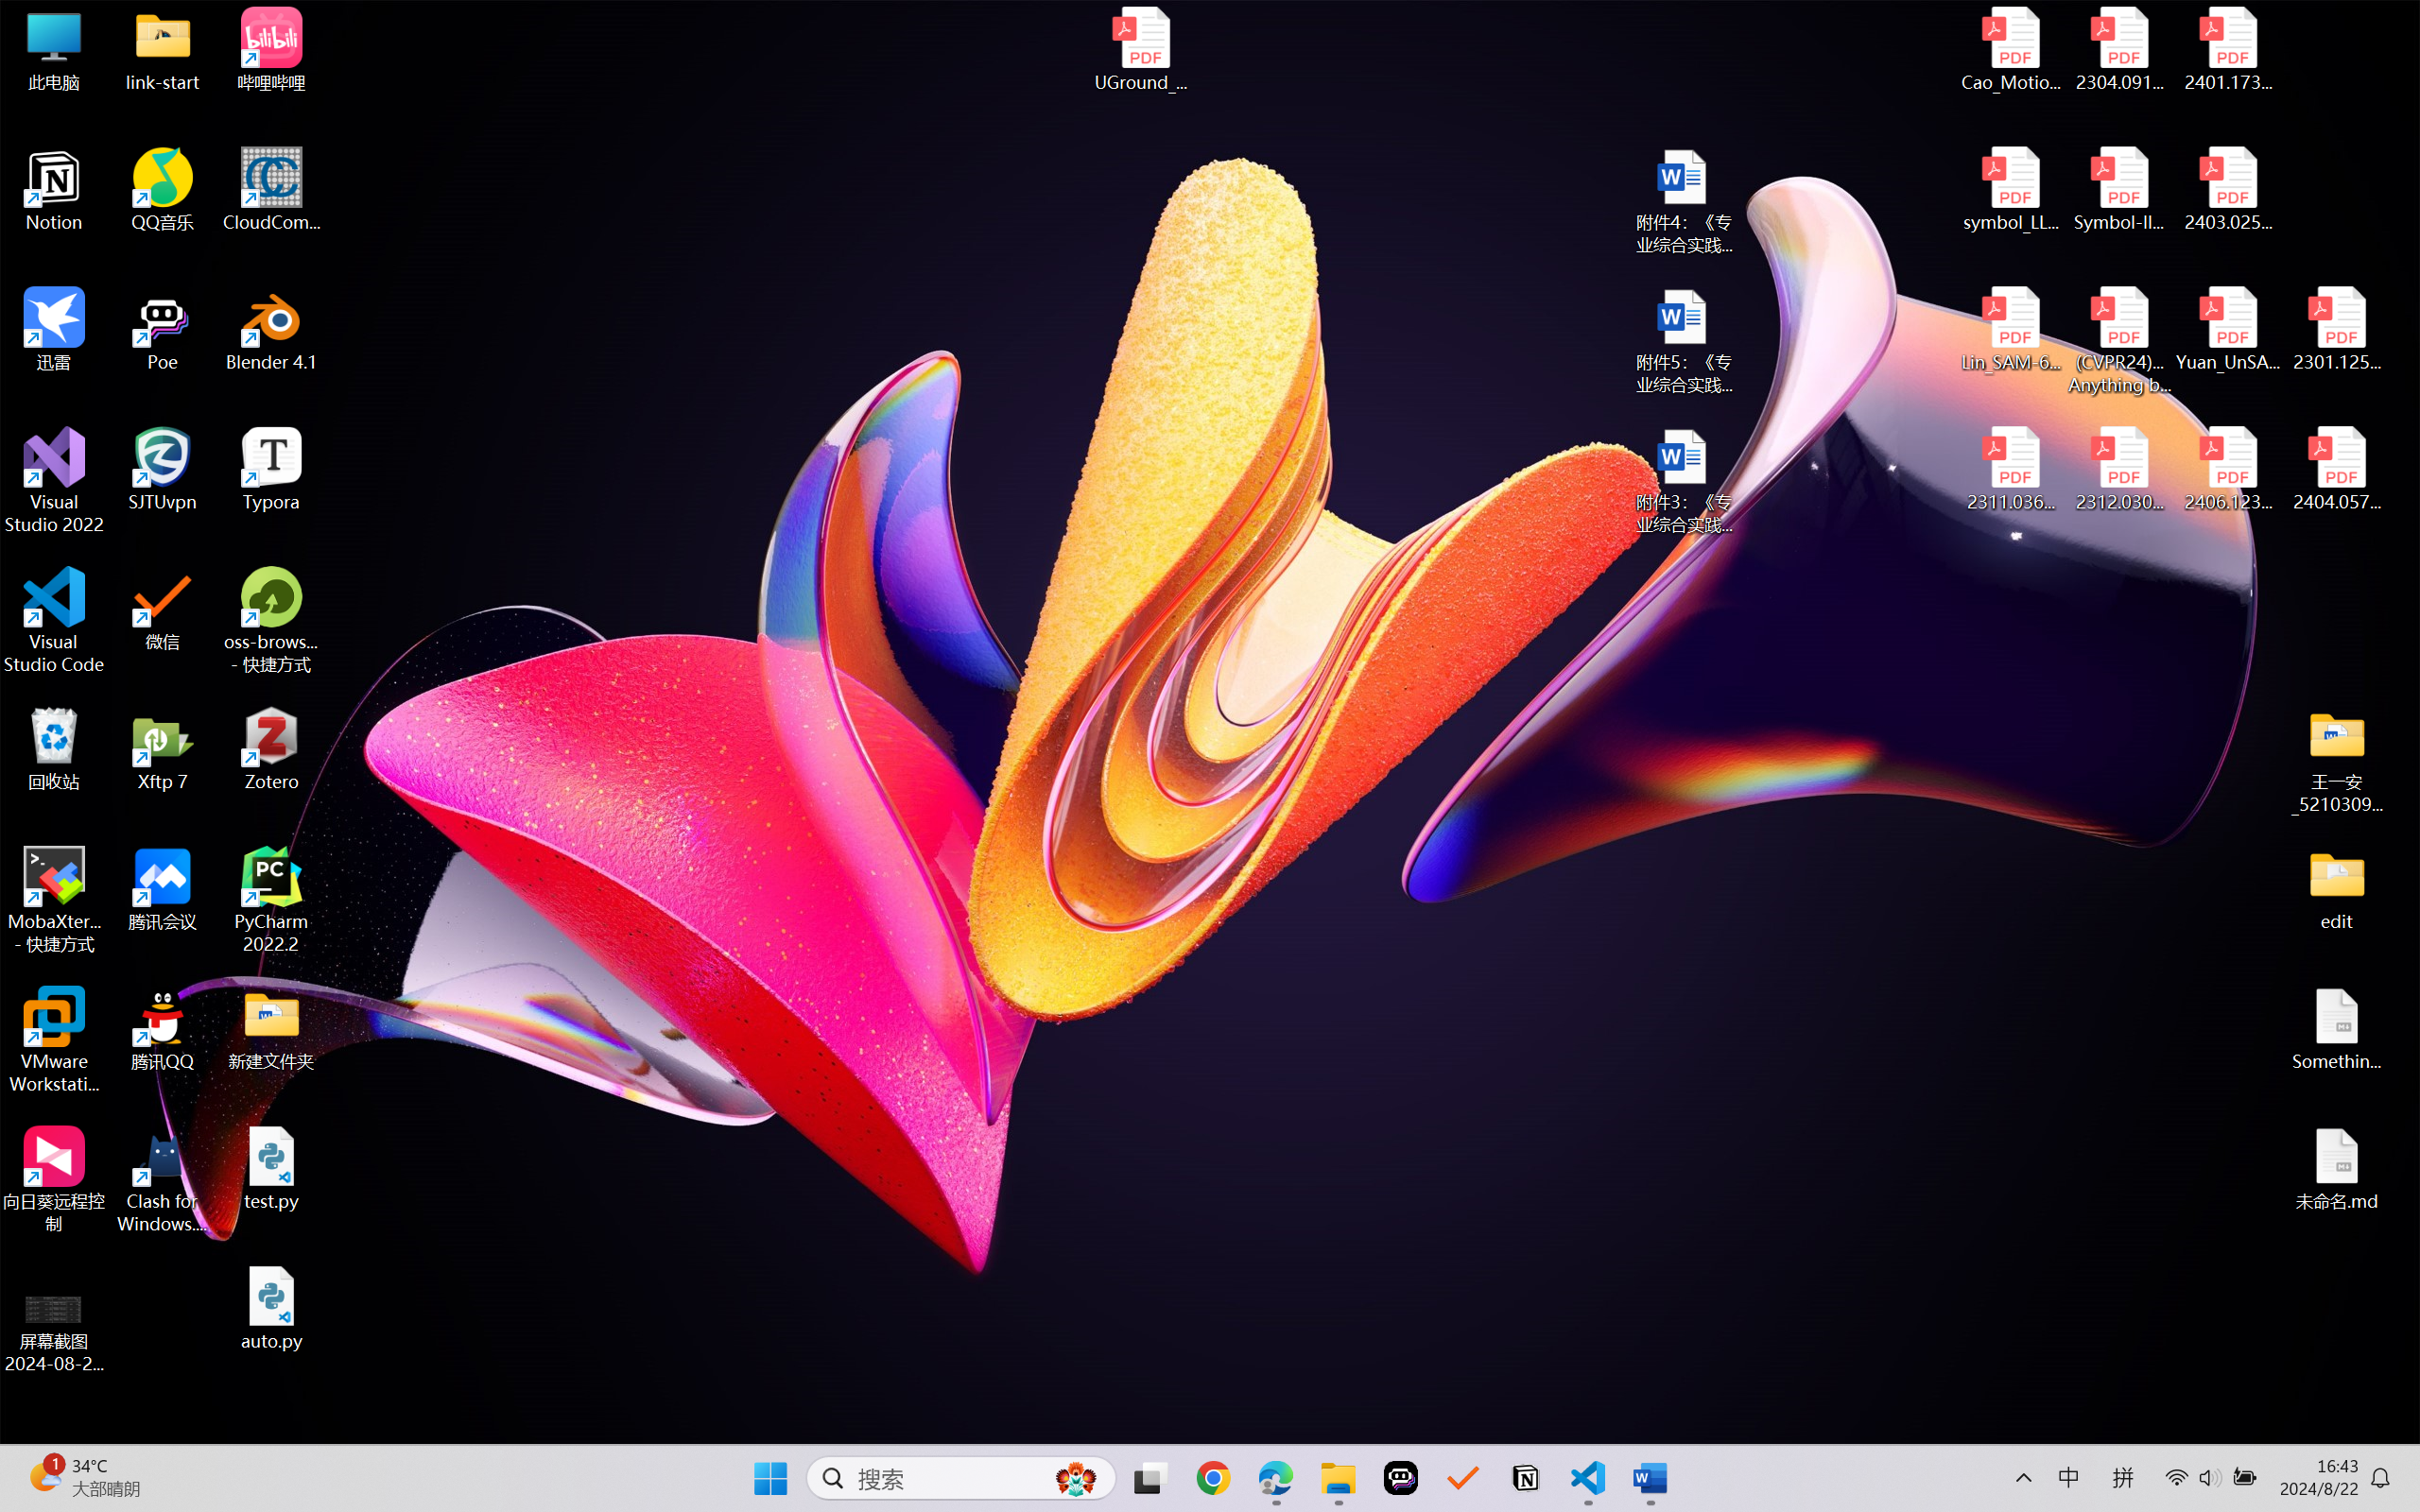 The image size is (2420, 1512). What do you see at coordinates (2118, 49) in the screenshot?
I see `'2304.09121v3.pdf'` at bounding box center [2118, 49].